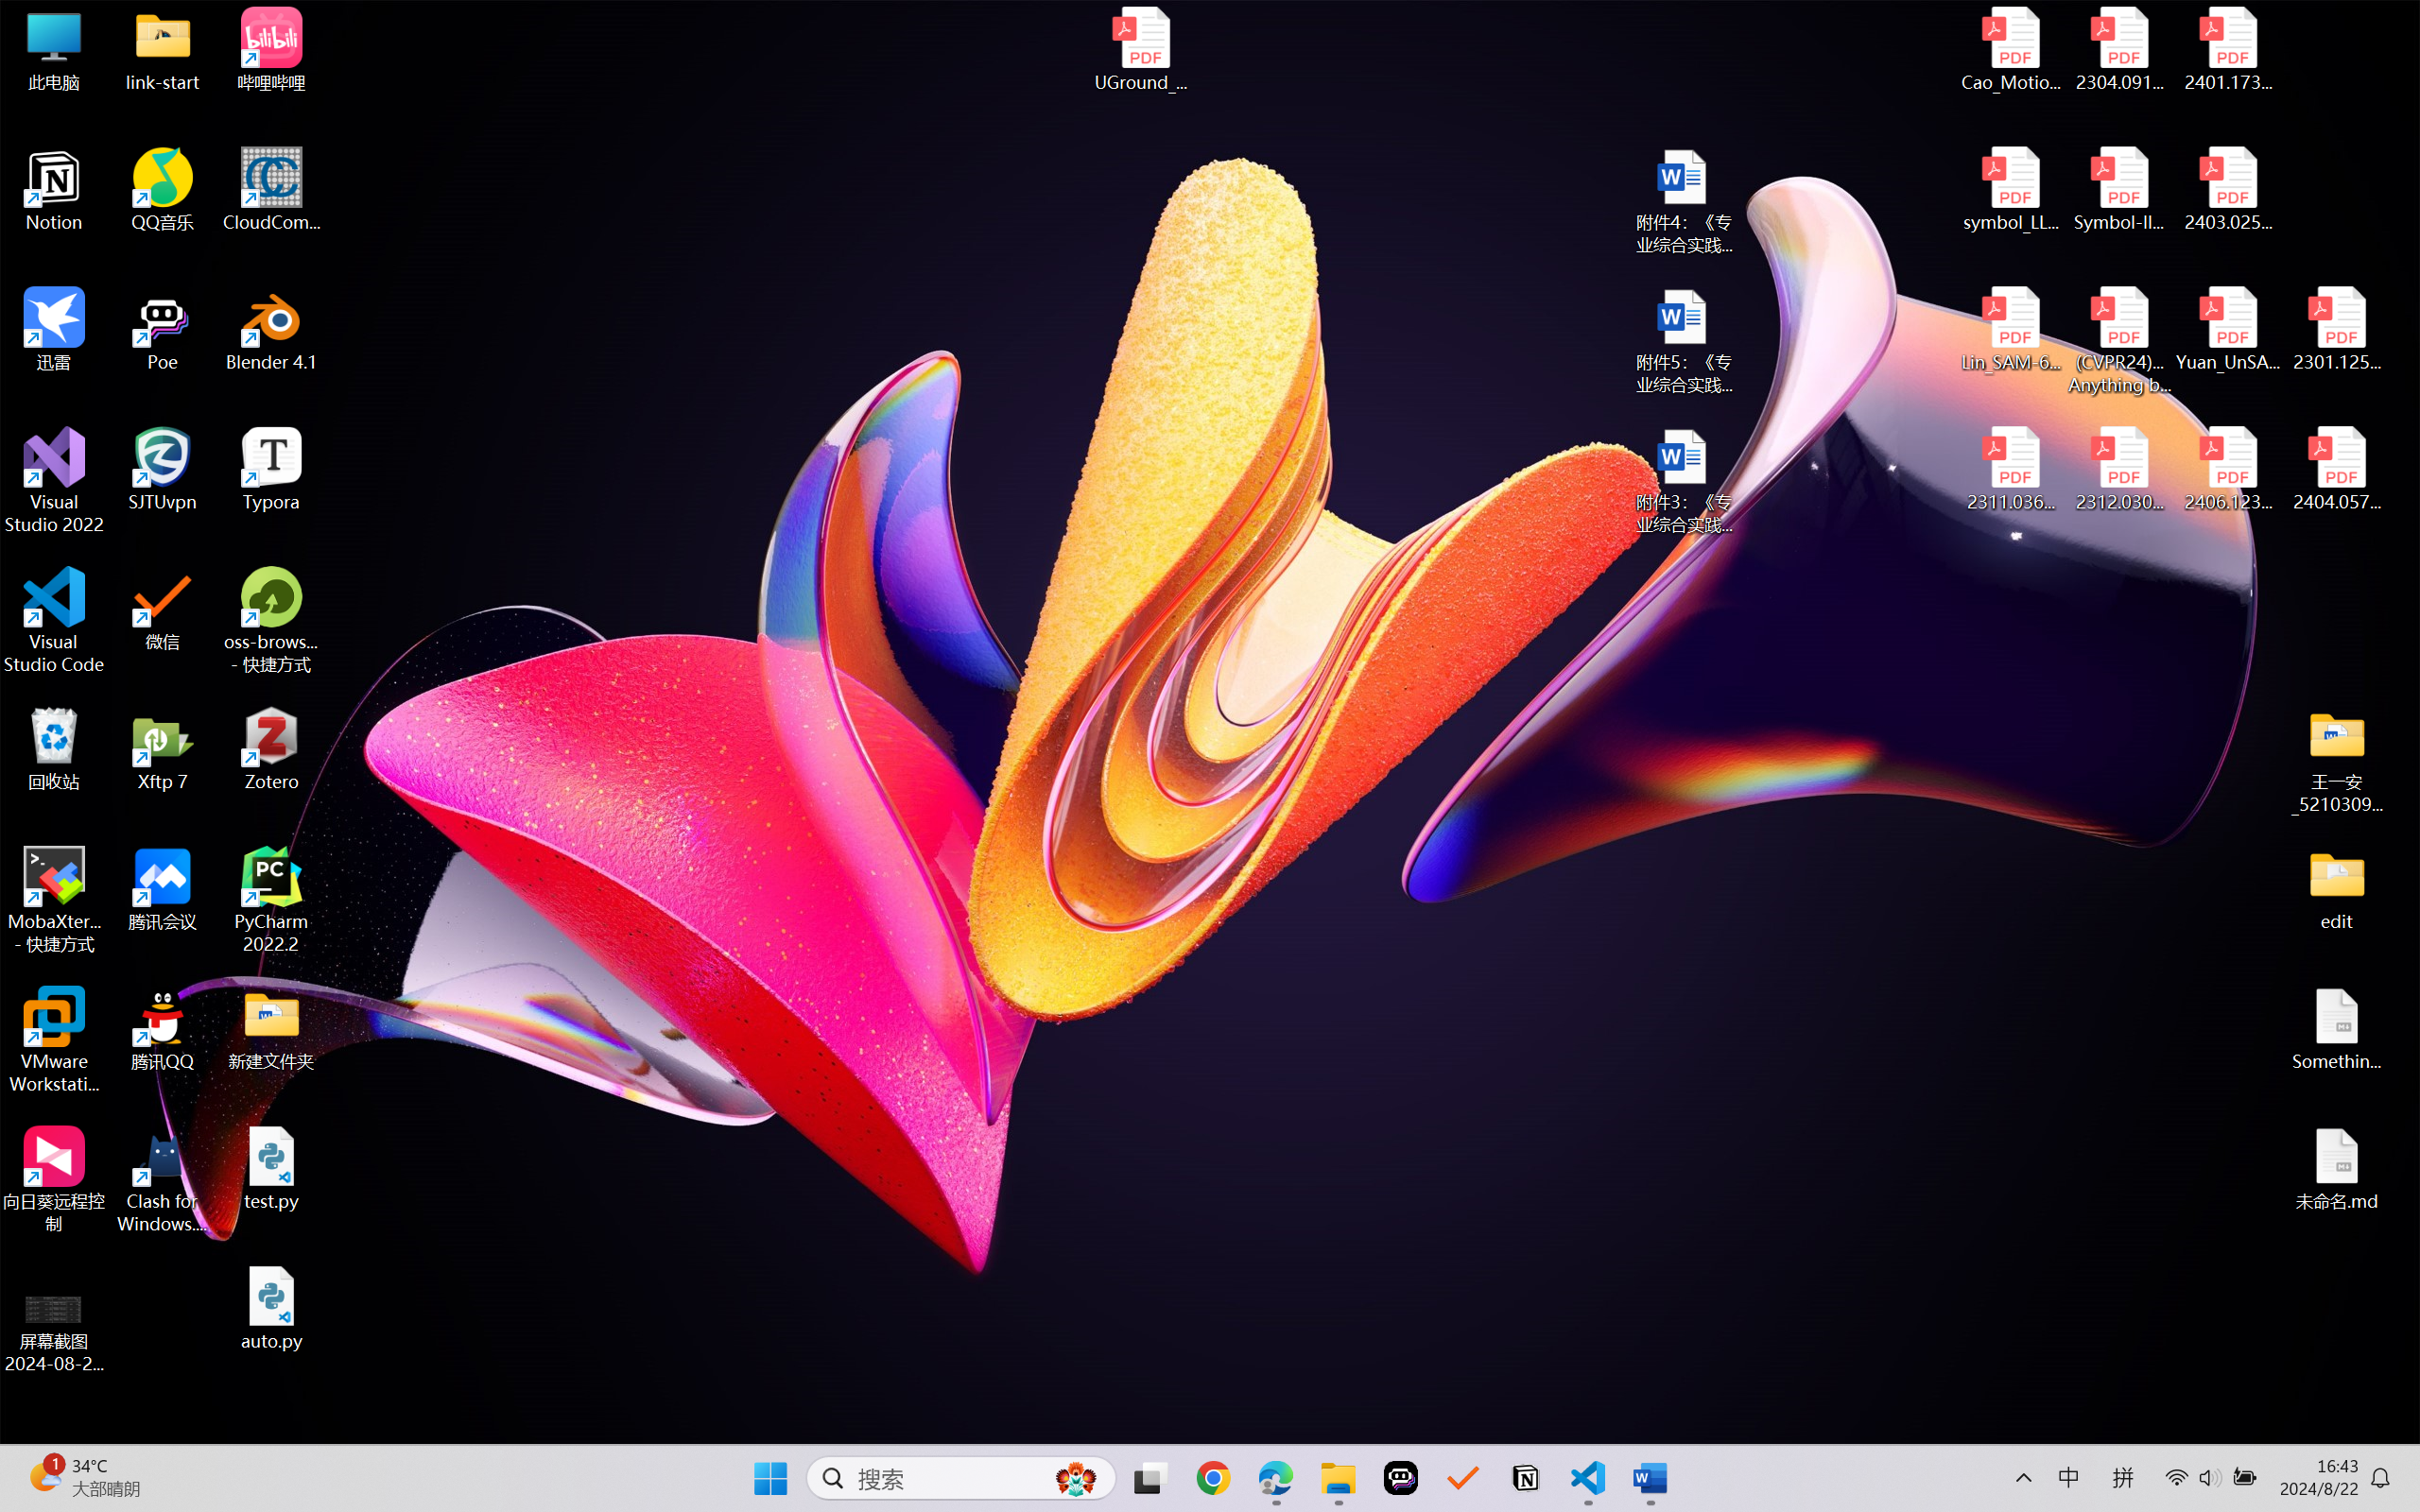 The image size is (2420, 1512). What do you see at coordinates (2118, 49) in the screenshot?
I see `'2304.09121v3.pdf'` at bounding box center [2118, 49].